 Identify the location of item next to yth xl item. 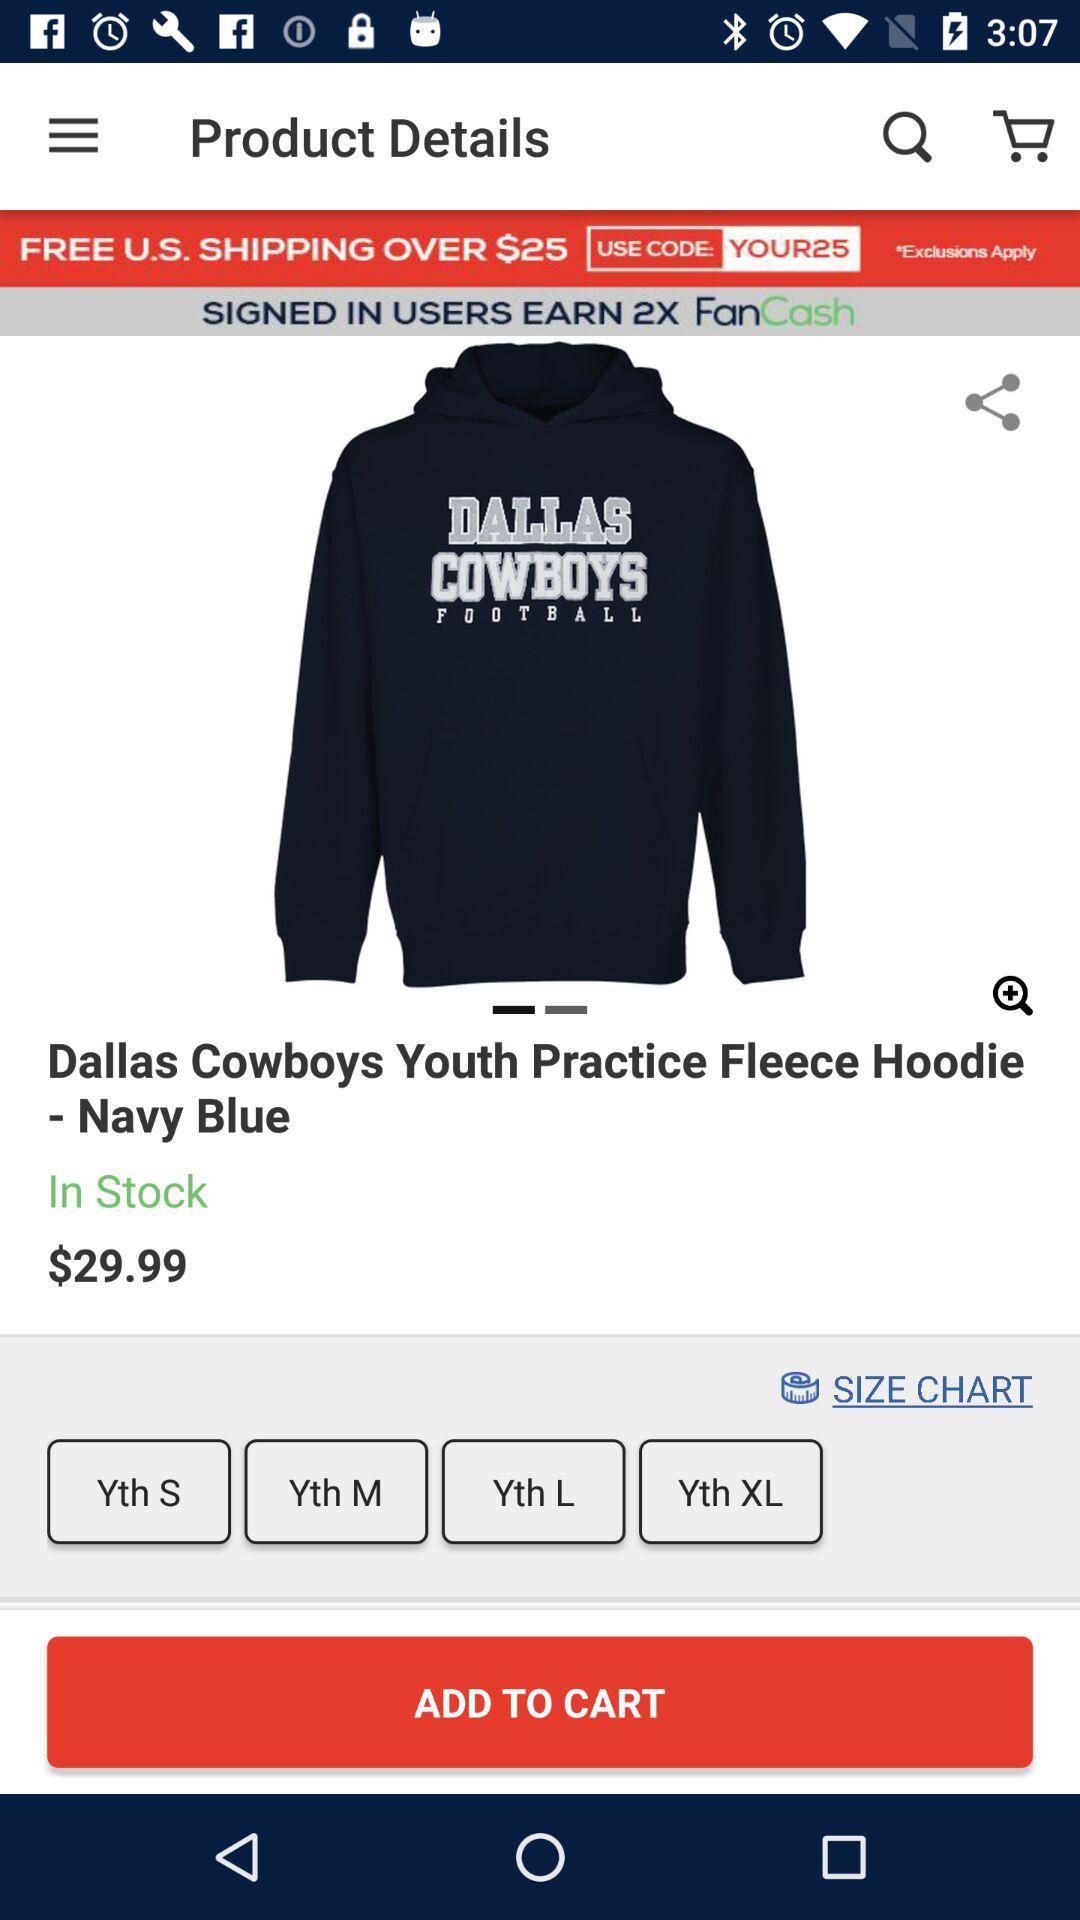
(532, 1491).